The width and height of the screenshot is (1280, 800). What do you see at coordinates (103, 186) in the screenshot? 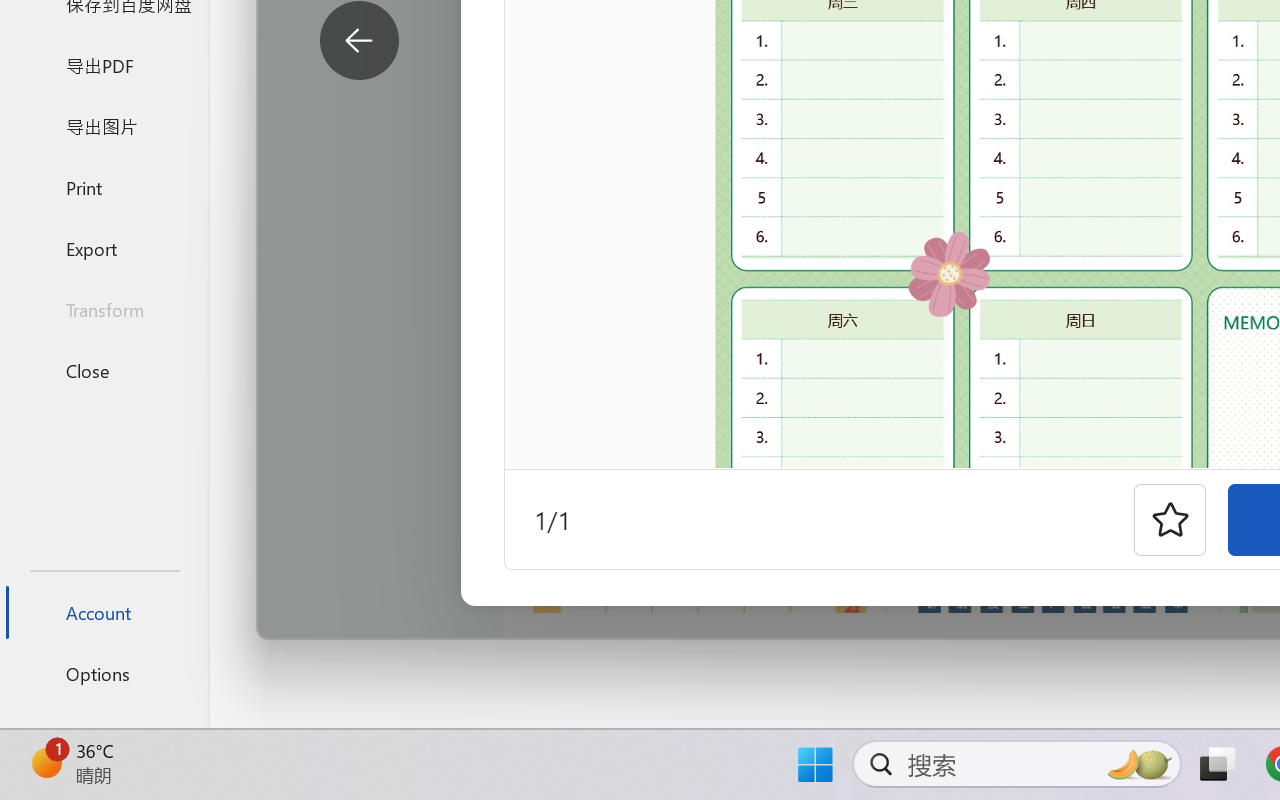
I see `'Print'` at bounding box center [103, 186].